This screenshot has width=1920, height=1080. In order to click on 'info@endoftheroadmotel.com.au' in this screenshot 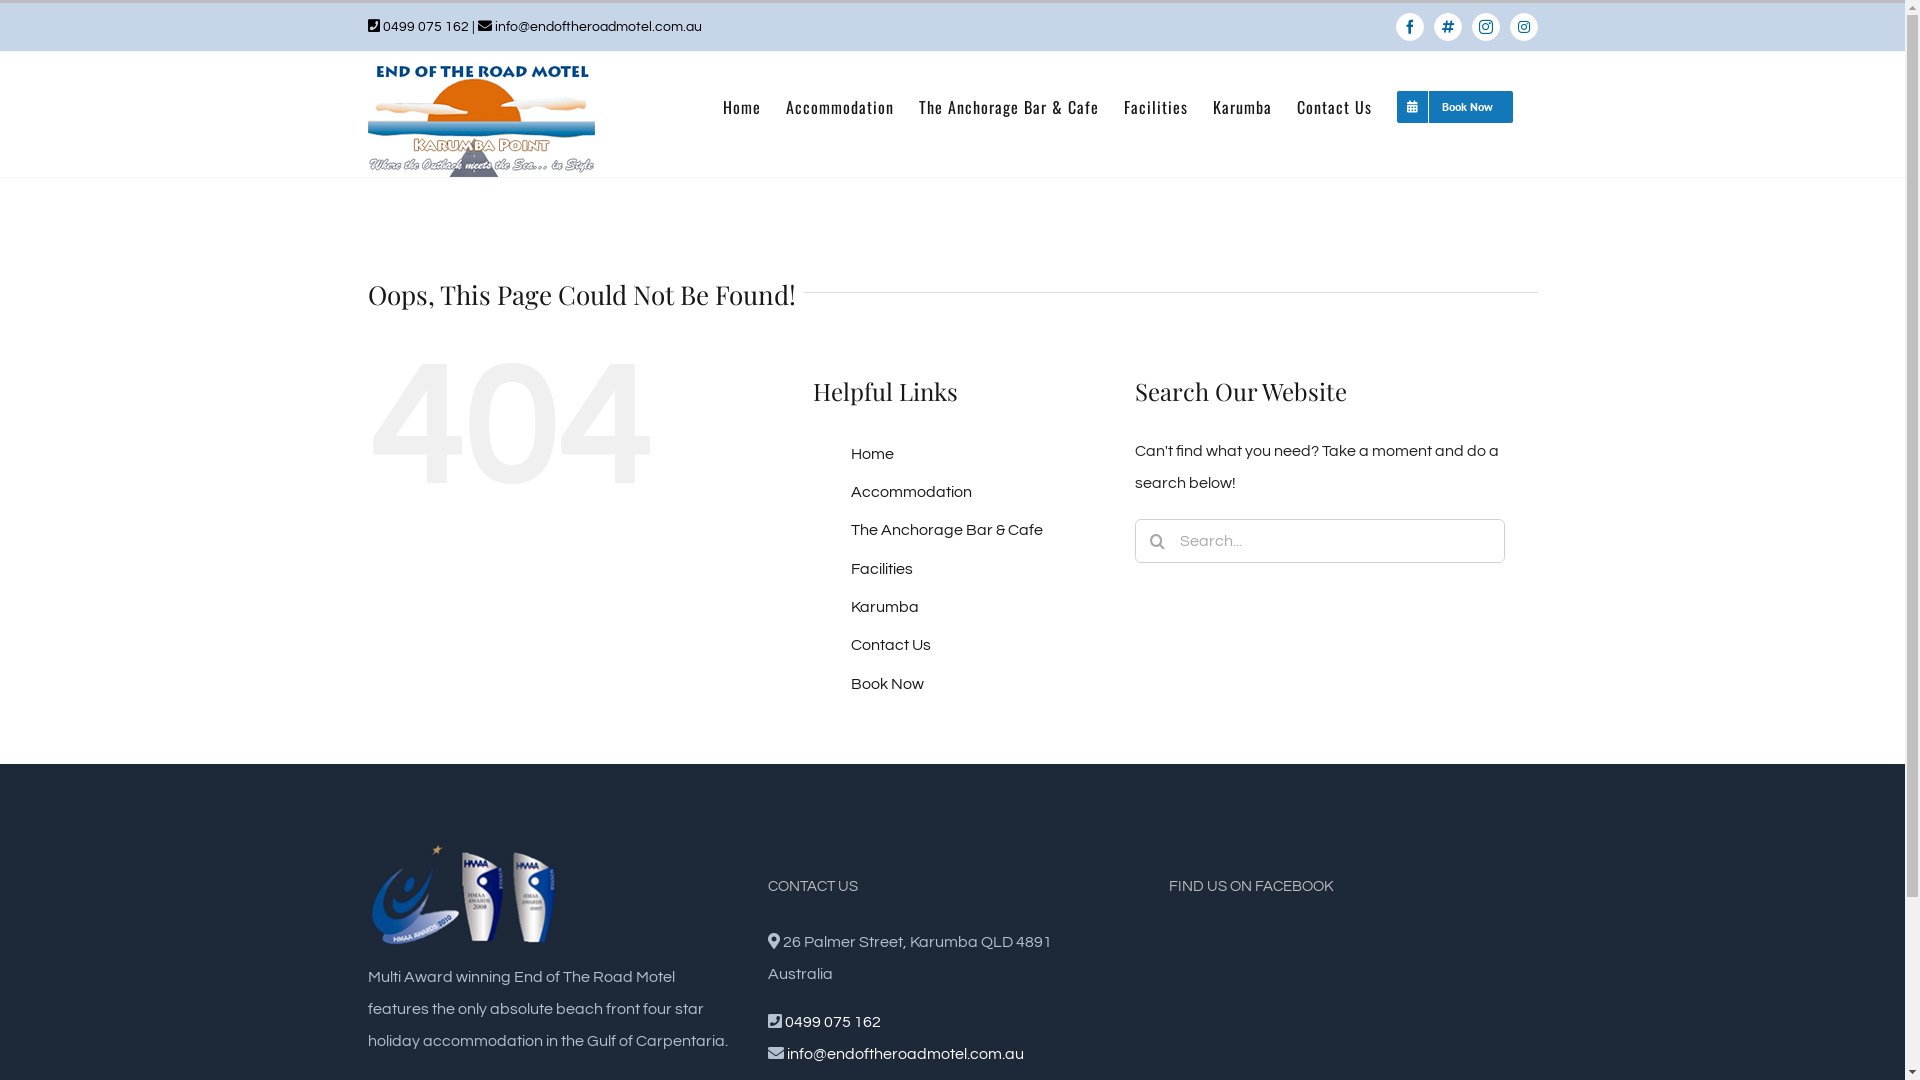, I will do `click(596, 27)`.